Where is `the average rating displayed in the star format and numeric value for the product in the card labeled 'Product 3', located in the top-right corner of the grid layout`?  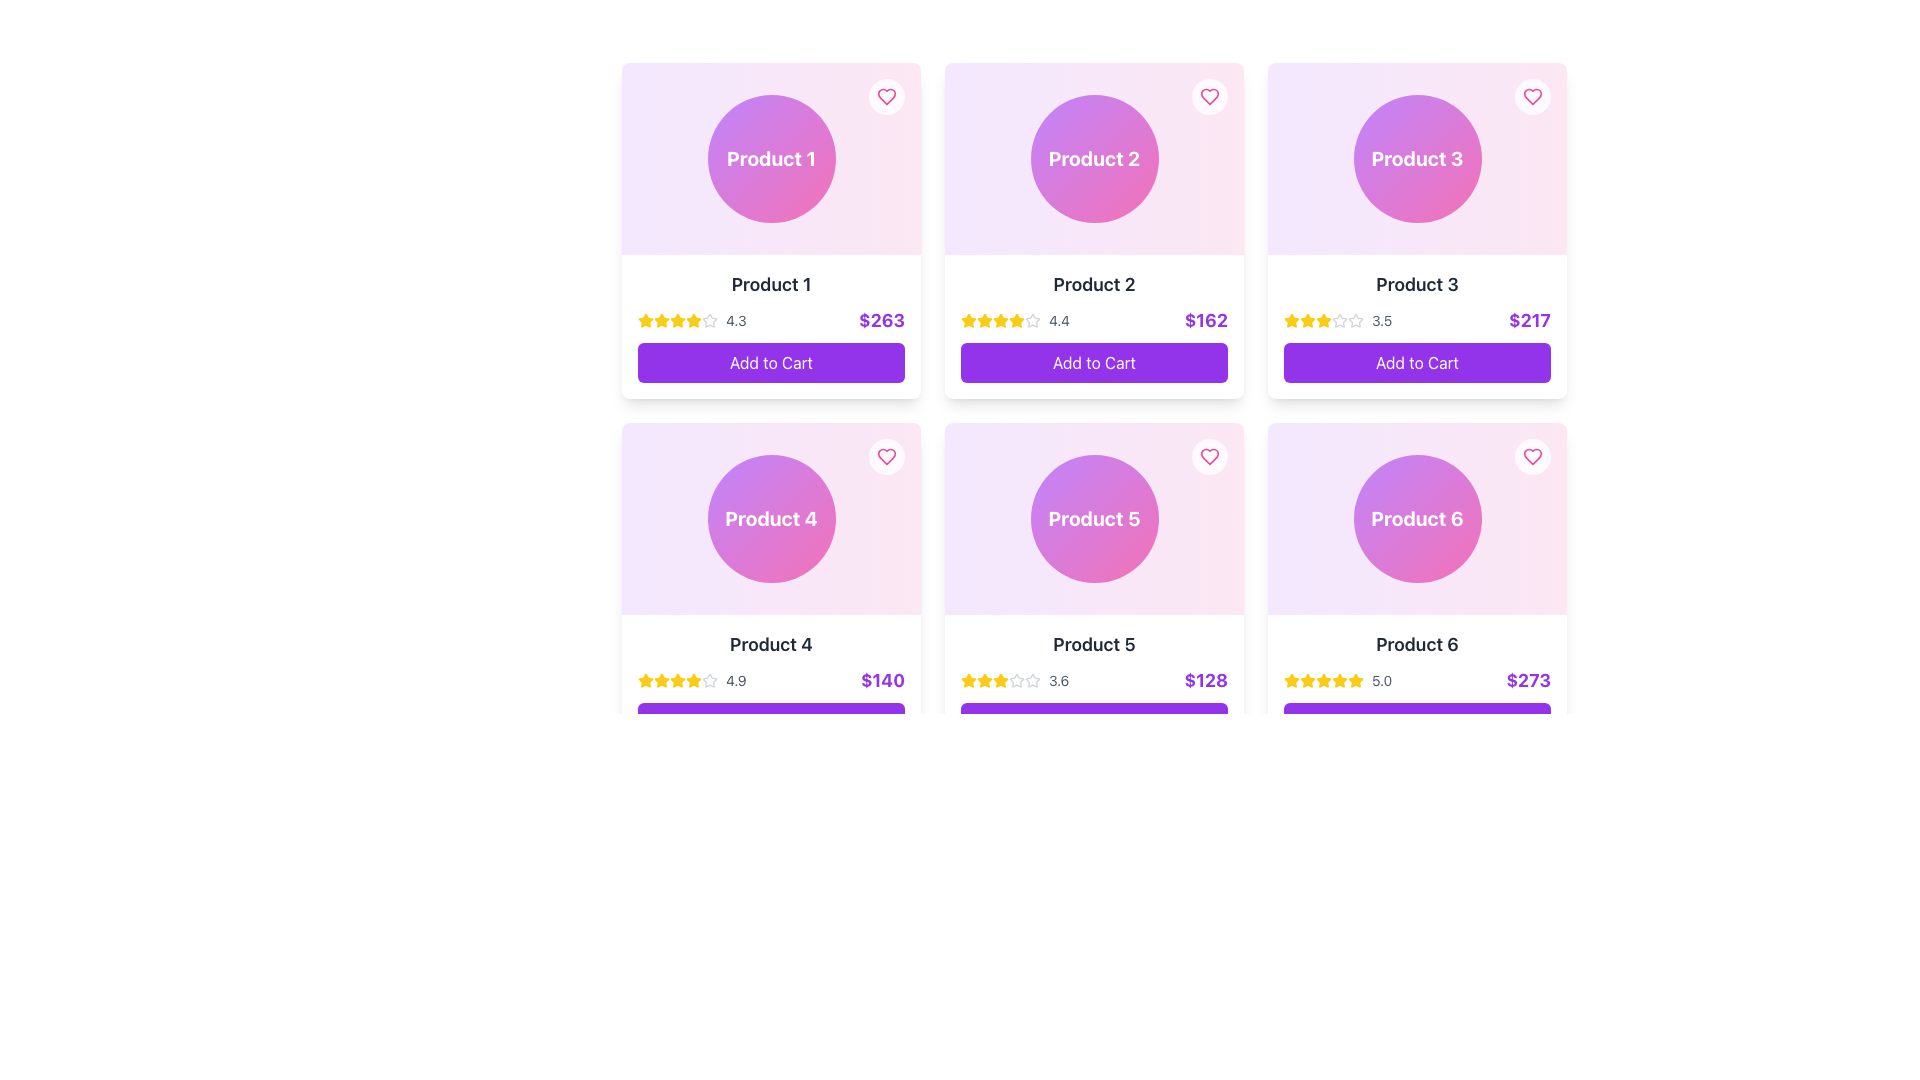 the average rating displayed in the star format and numeric value for the product in the card labeled 'Product 3', located in the top-right corner of the grid layout is located at coordinates (1338, 319).